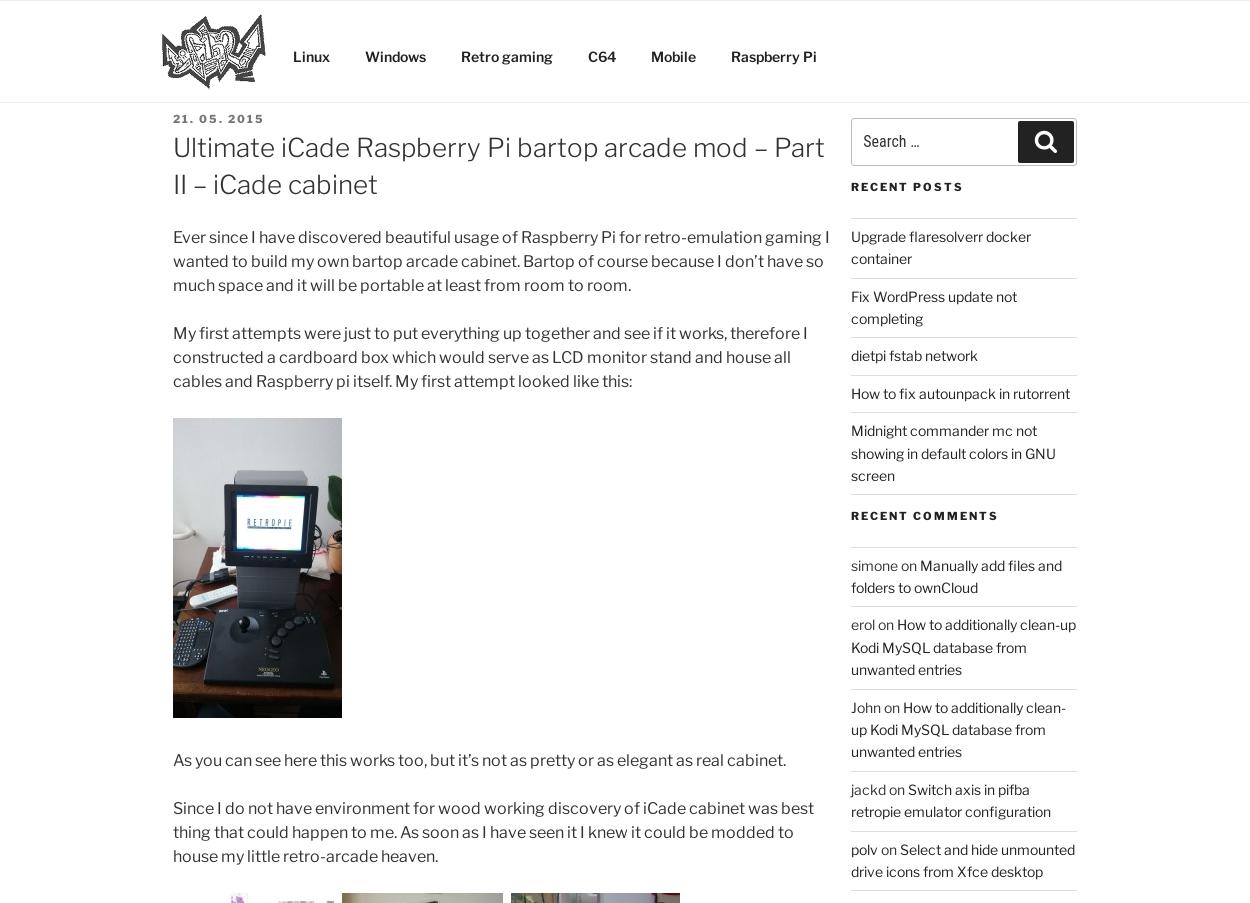 The image size is (1250, 903). Describe the element at coordinates (850, 859) in the screenshot. I see `'Select and hide unmounted drive icons from Xfce desktop'` at that location.